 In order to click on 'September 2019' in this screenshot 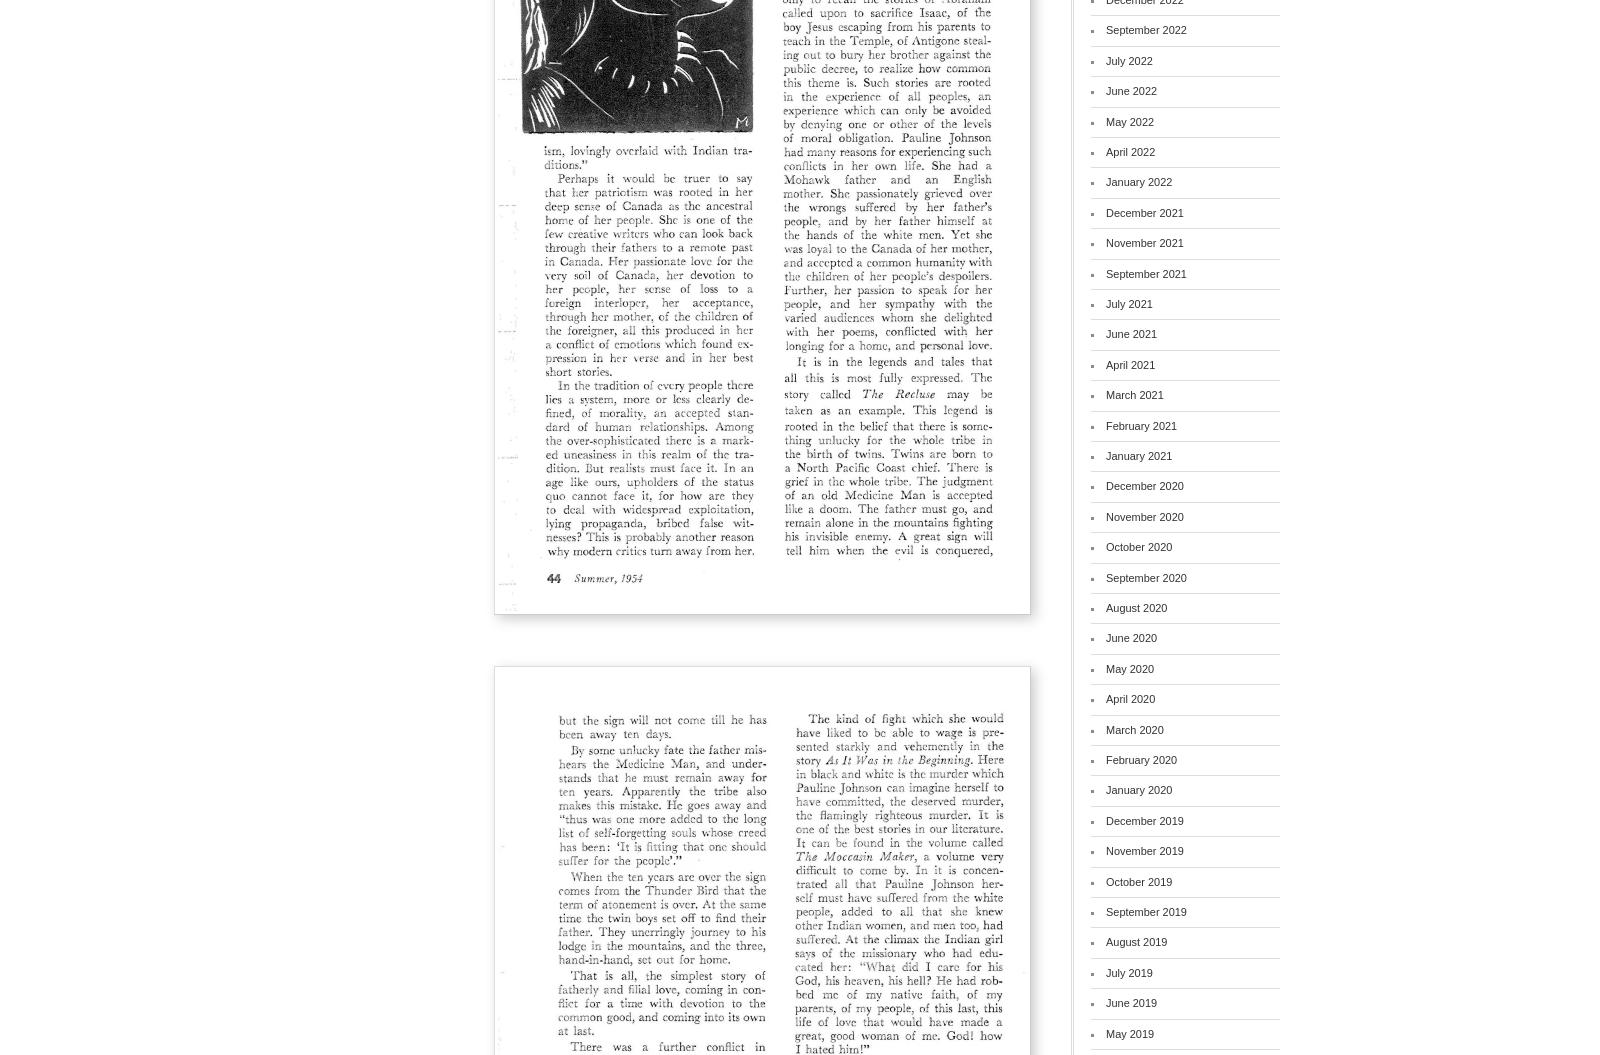, I will do `click(1146, 911)`.